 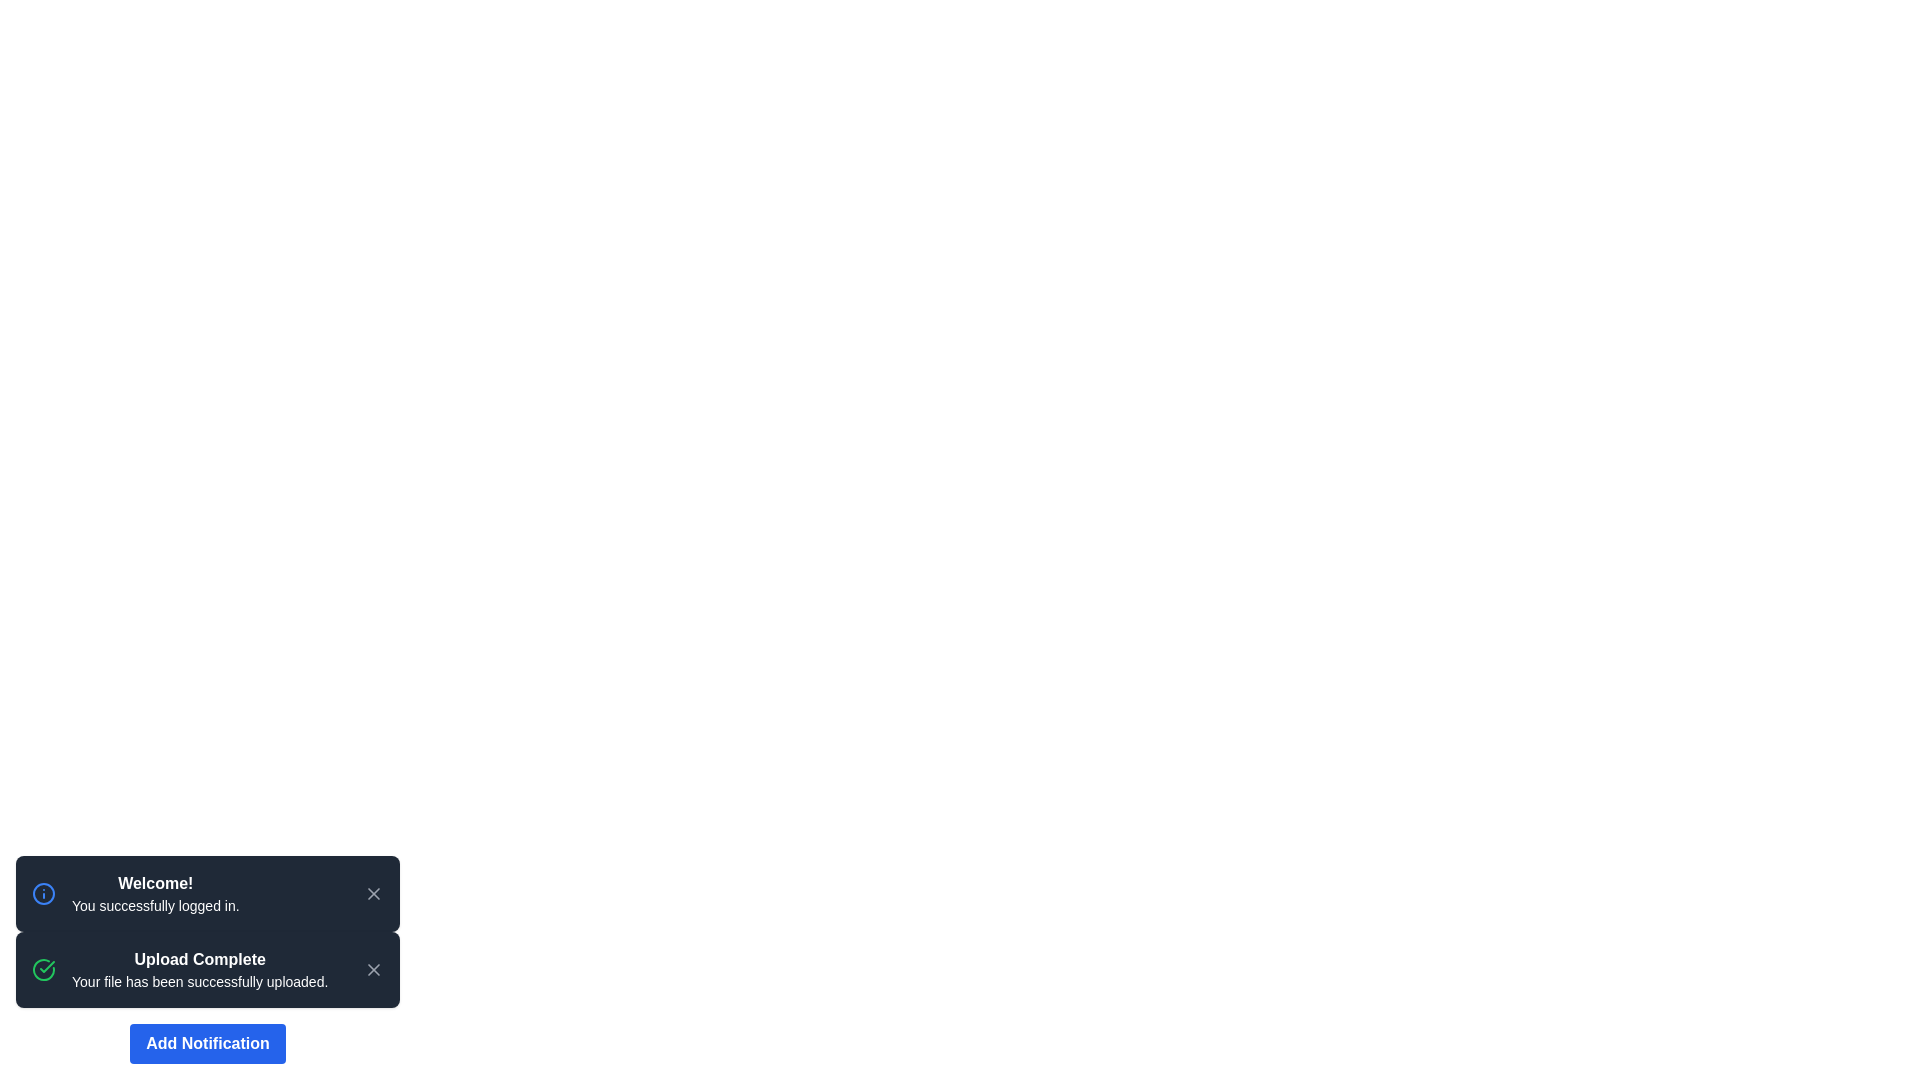 What do you see at coordinates (374, 968) in the screenshot?
I see `the close button with a cross mark ('X') located in the top-right corner of the notification card` at bounding box center [374, 968].